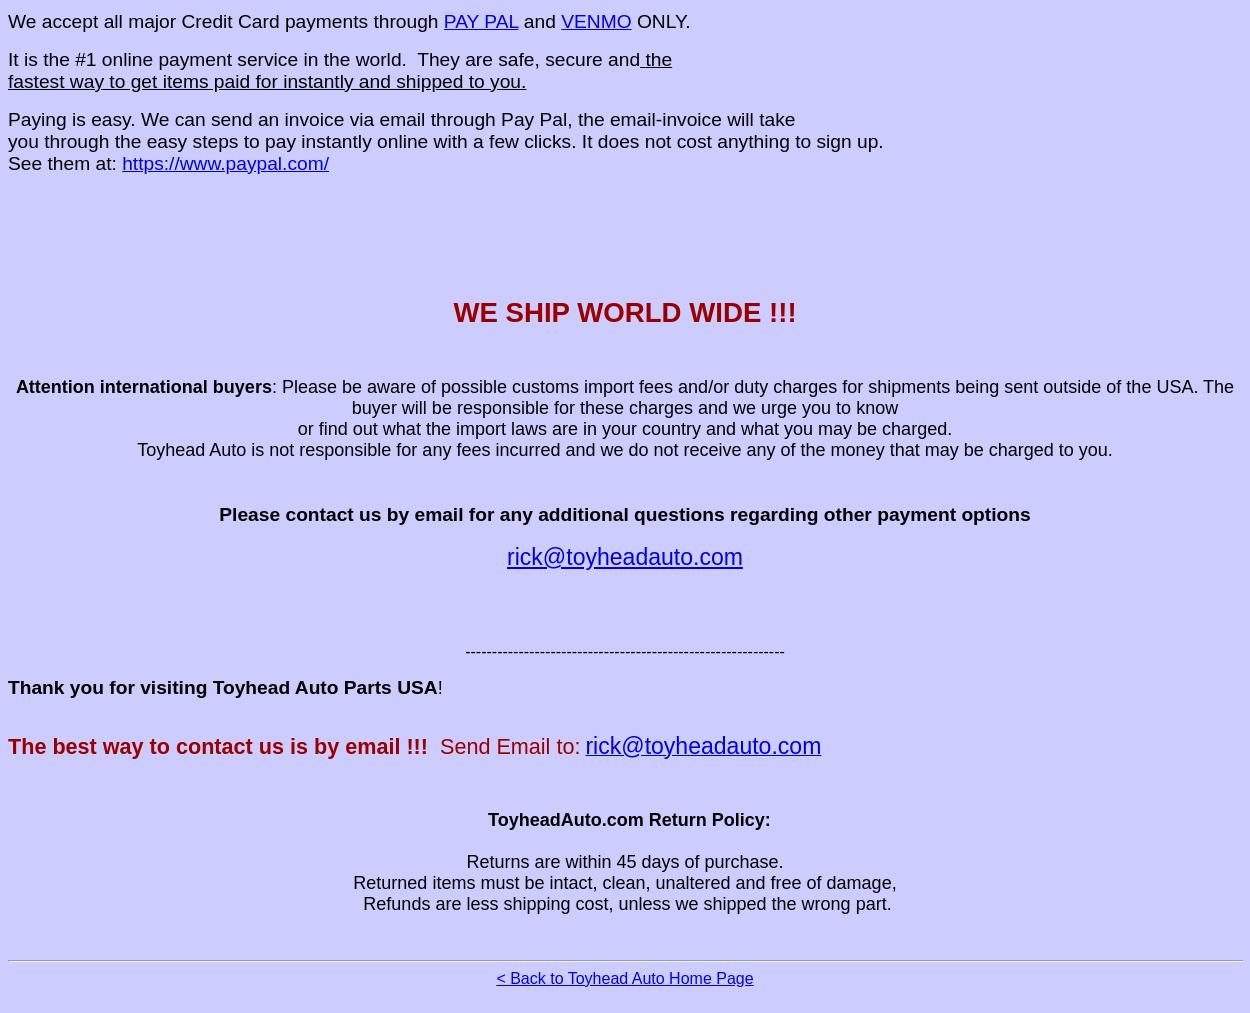 This screenshot has height=1013, width=1250. Describe the element at coordinates (417, 685) in the screenshot. I see `'USA'` at that location.